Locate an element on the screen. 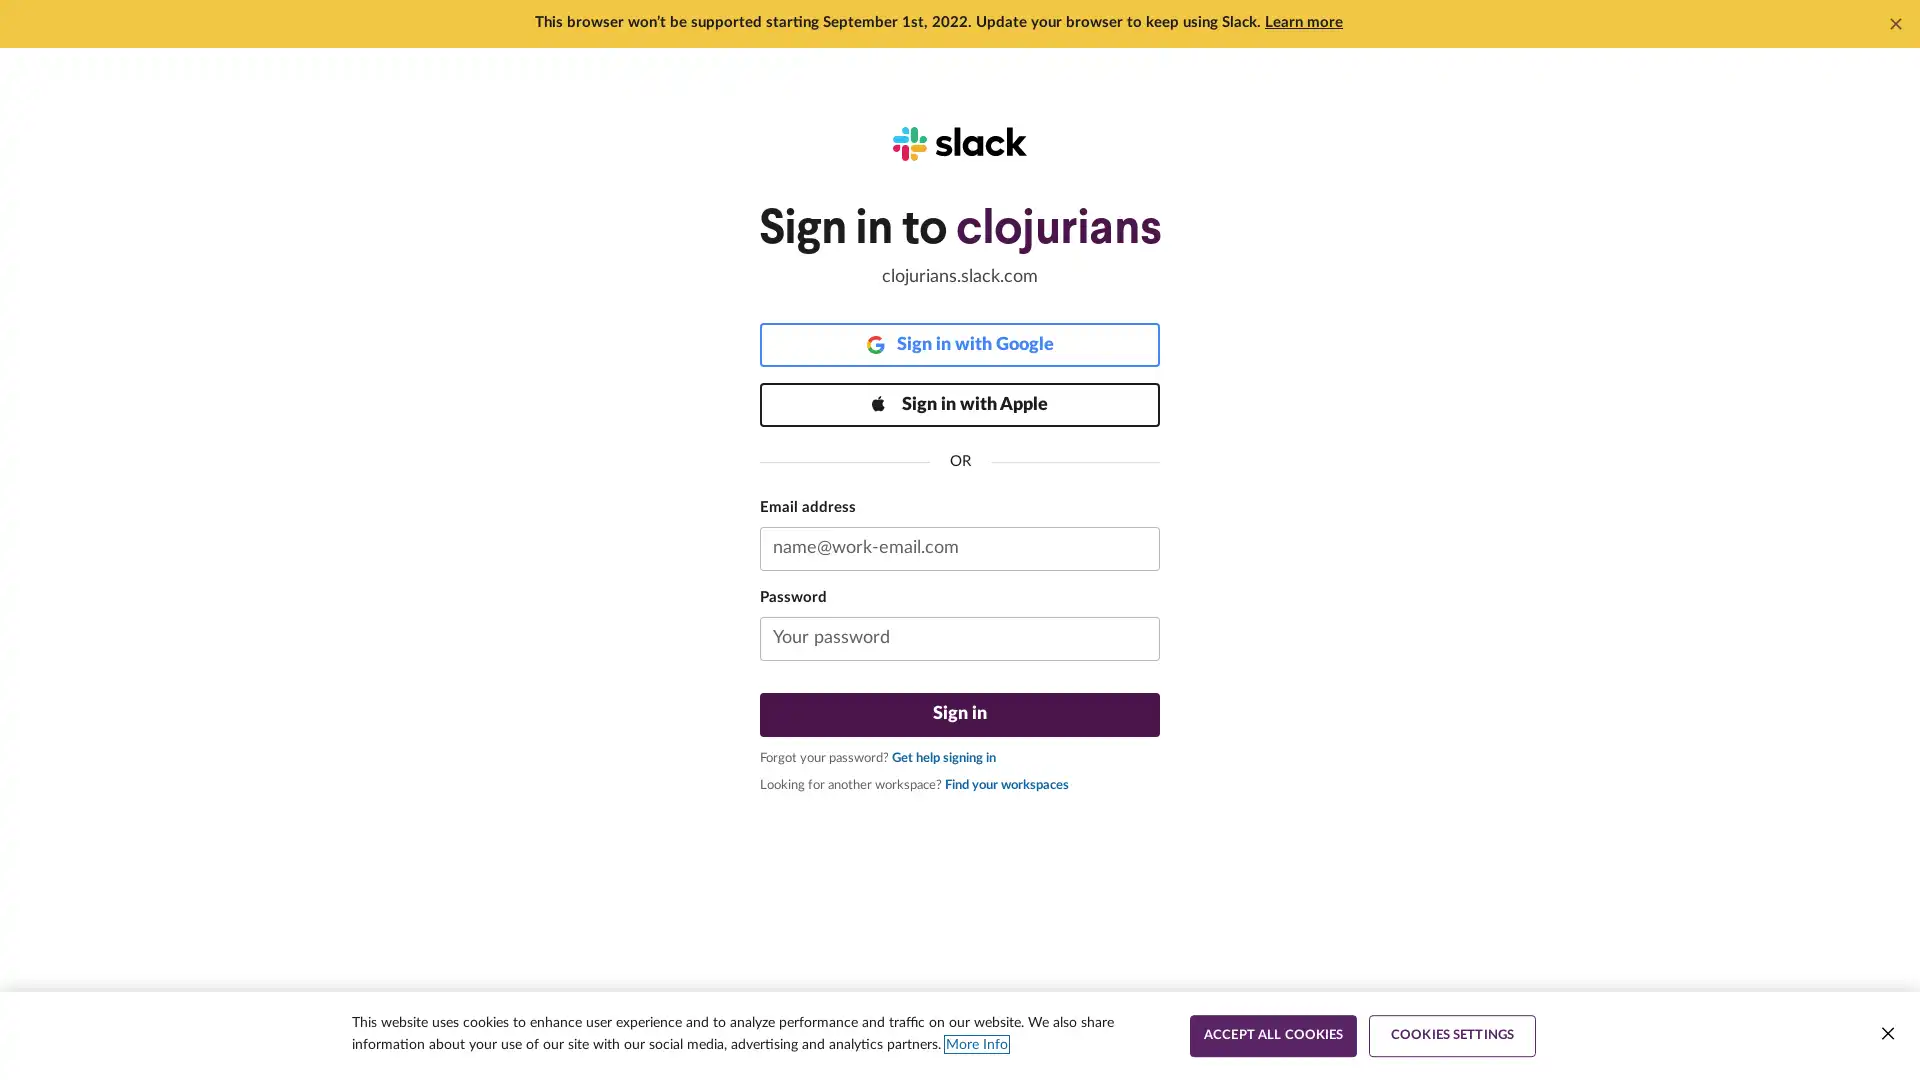  Sign in with Google is located at coordinates (960, 343).